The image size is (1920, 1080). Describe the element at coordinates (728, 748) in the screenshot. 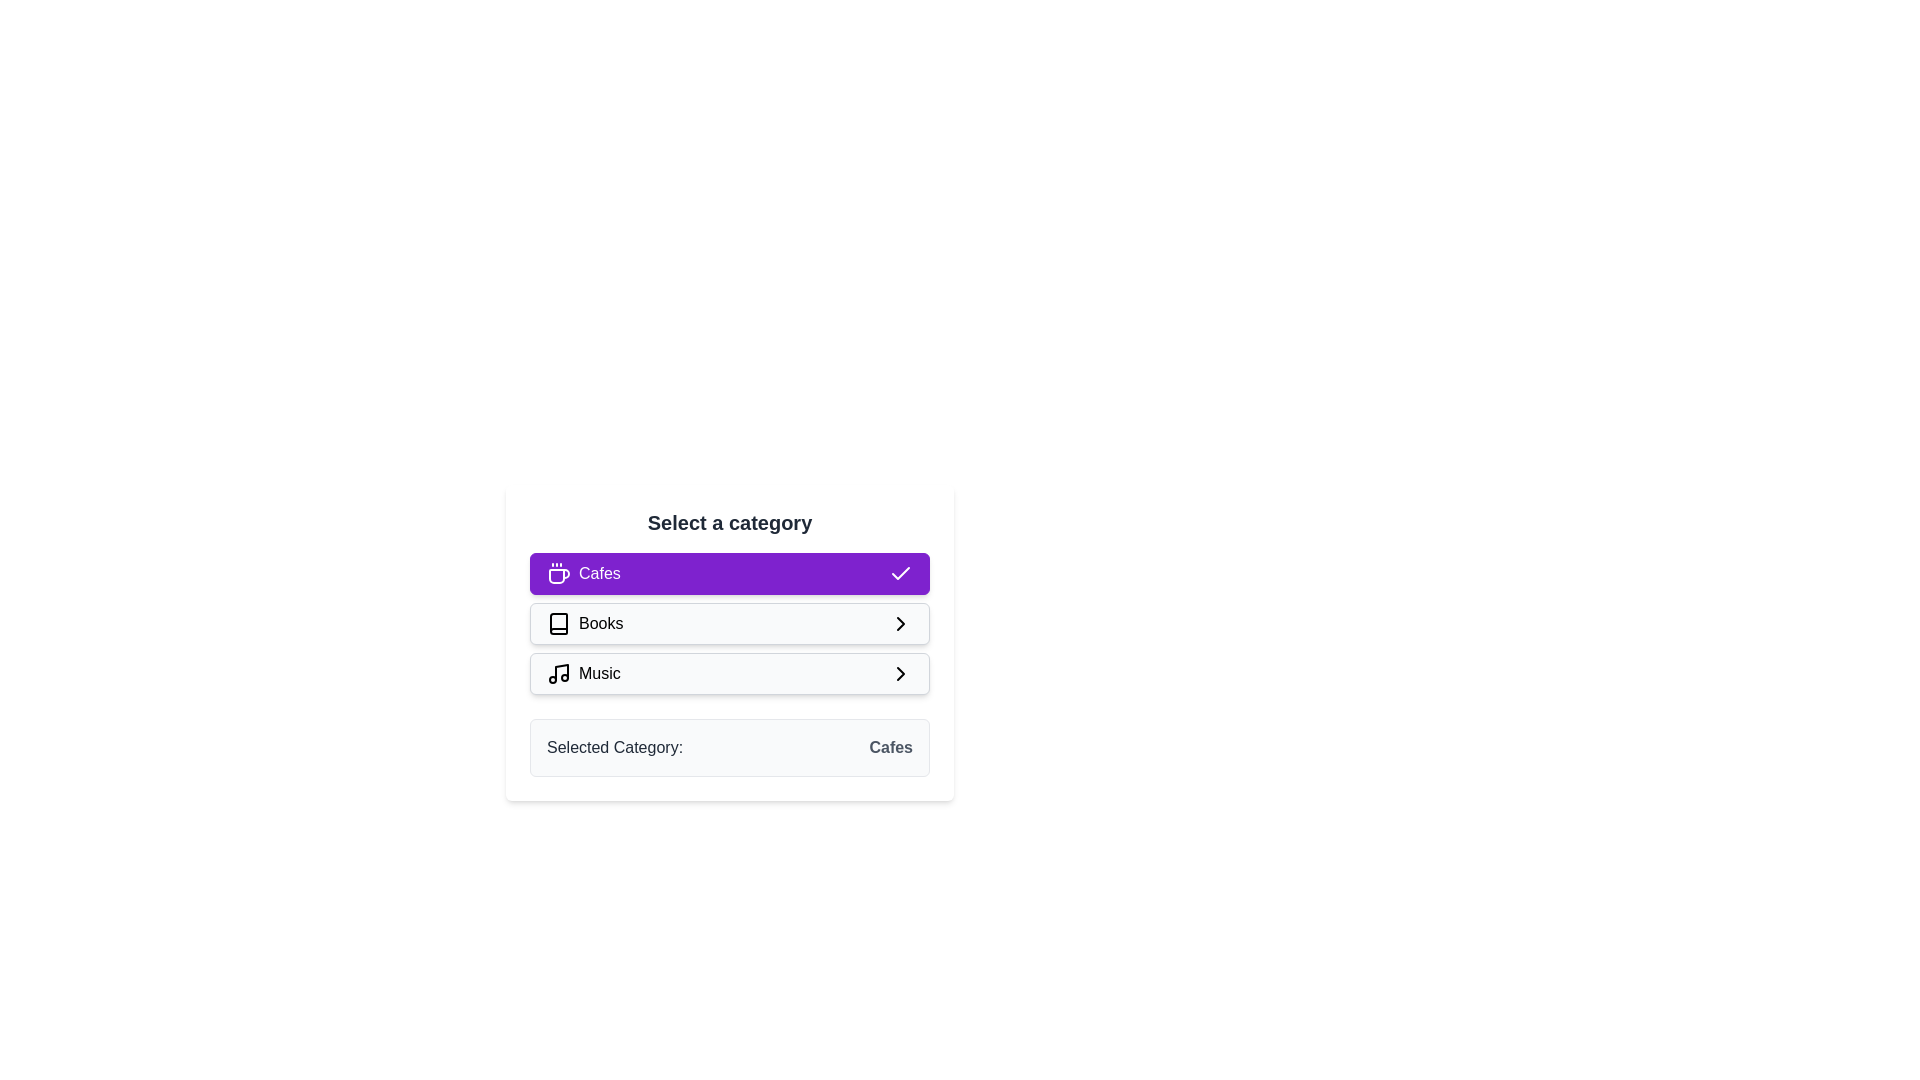

I see `the Informational display box that shows the currently selected category below the list of selectable categories ('Cafes', 'Books', 'Music')` at that location.